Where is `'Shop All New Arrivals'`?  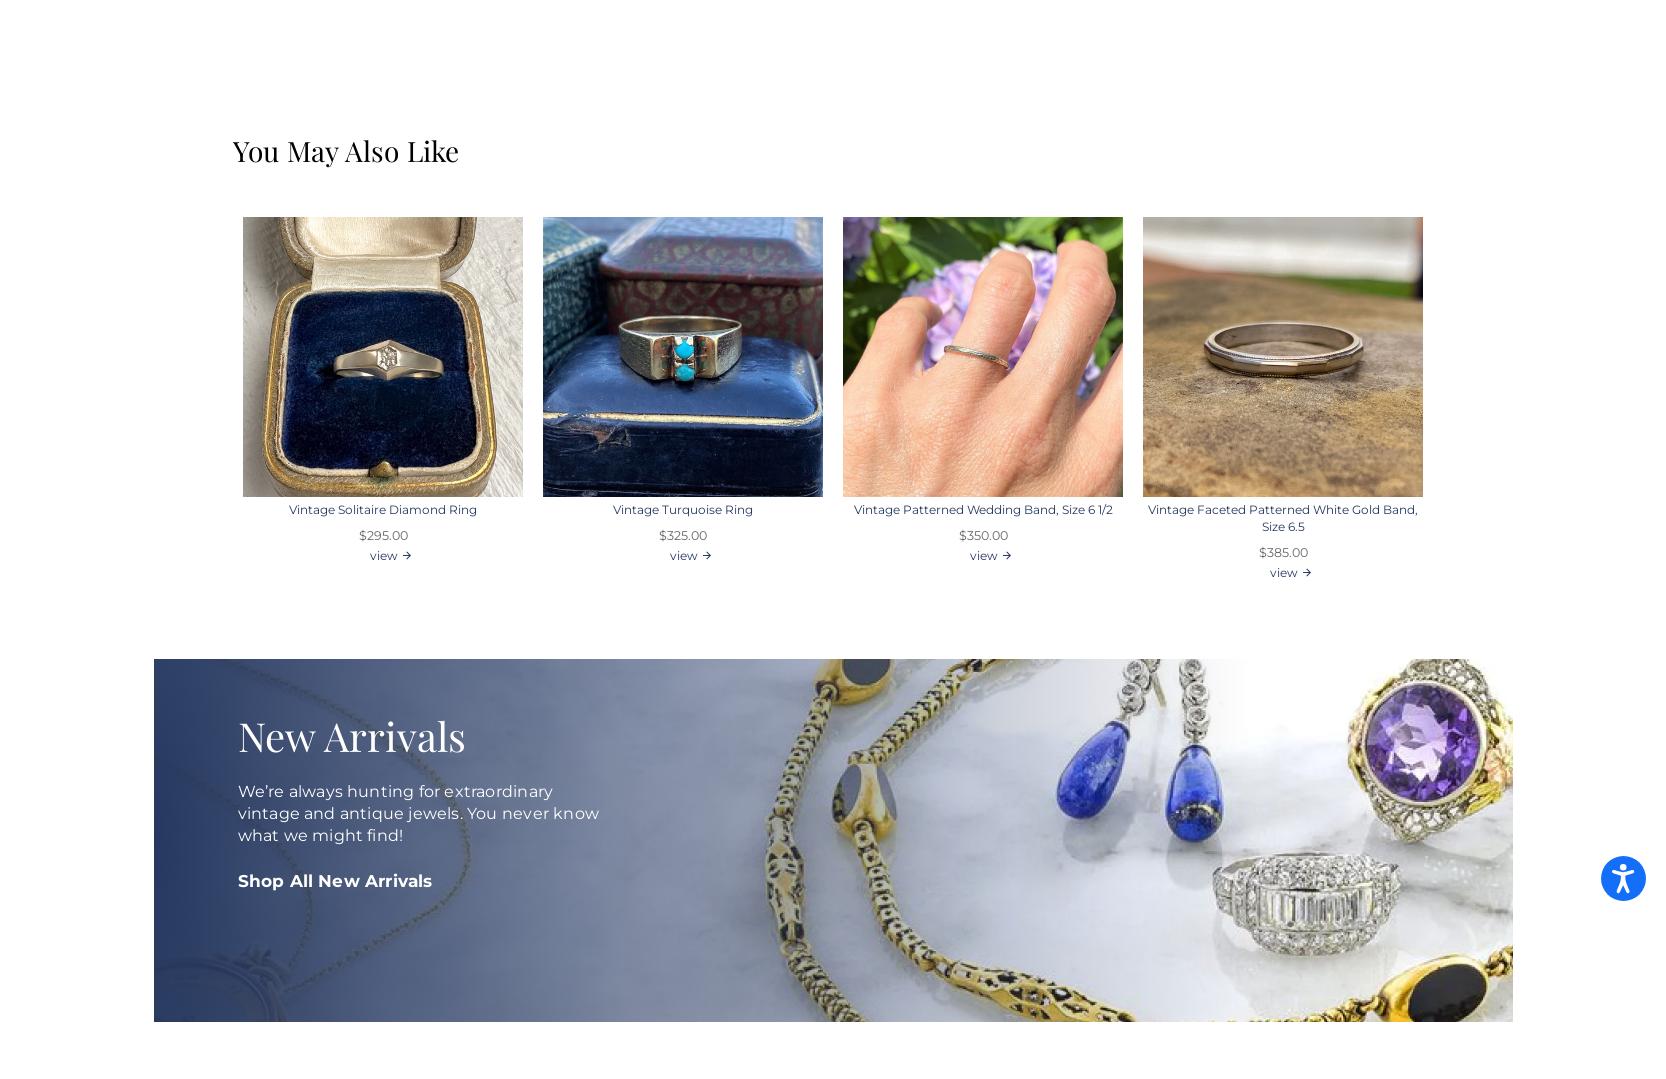 'Shop All New Arrivals' is located at coordinates (333, 880).